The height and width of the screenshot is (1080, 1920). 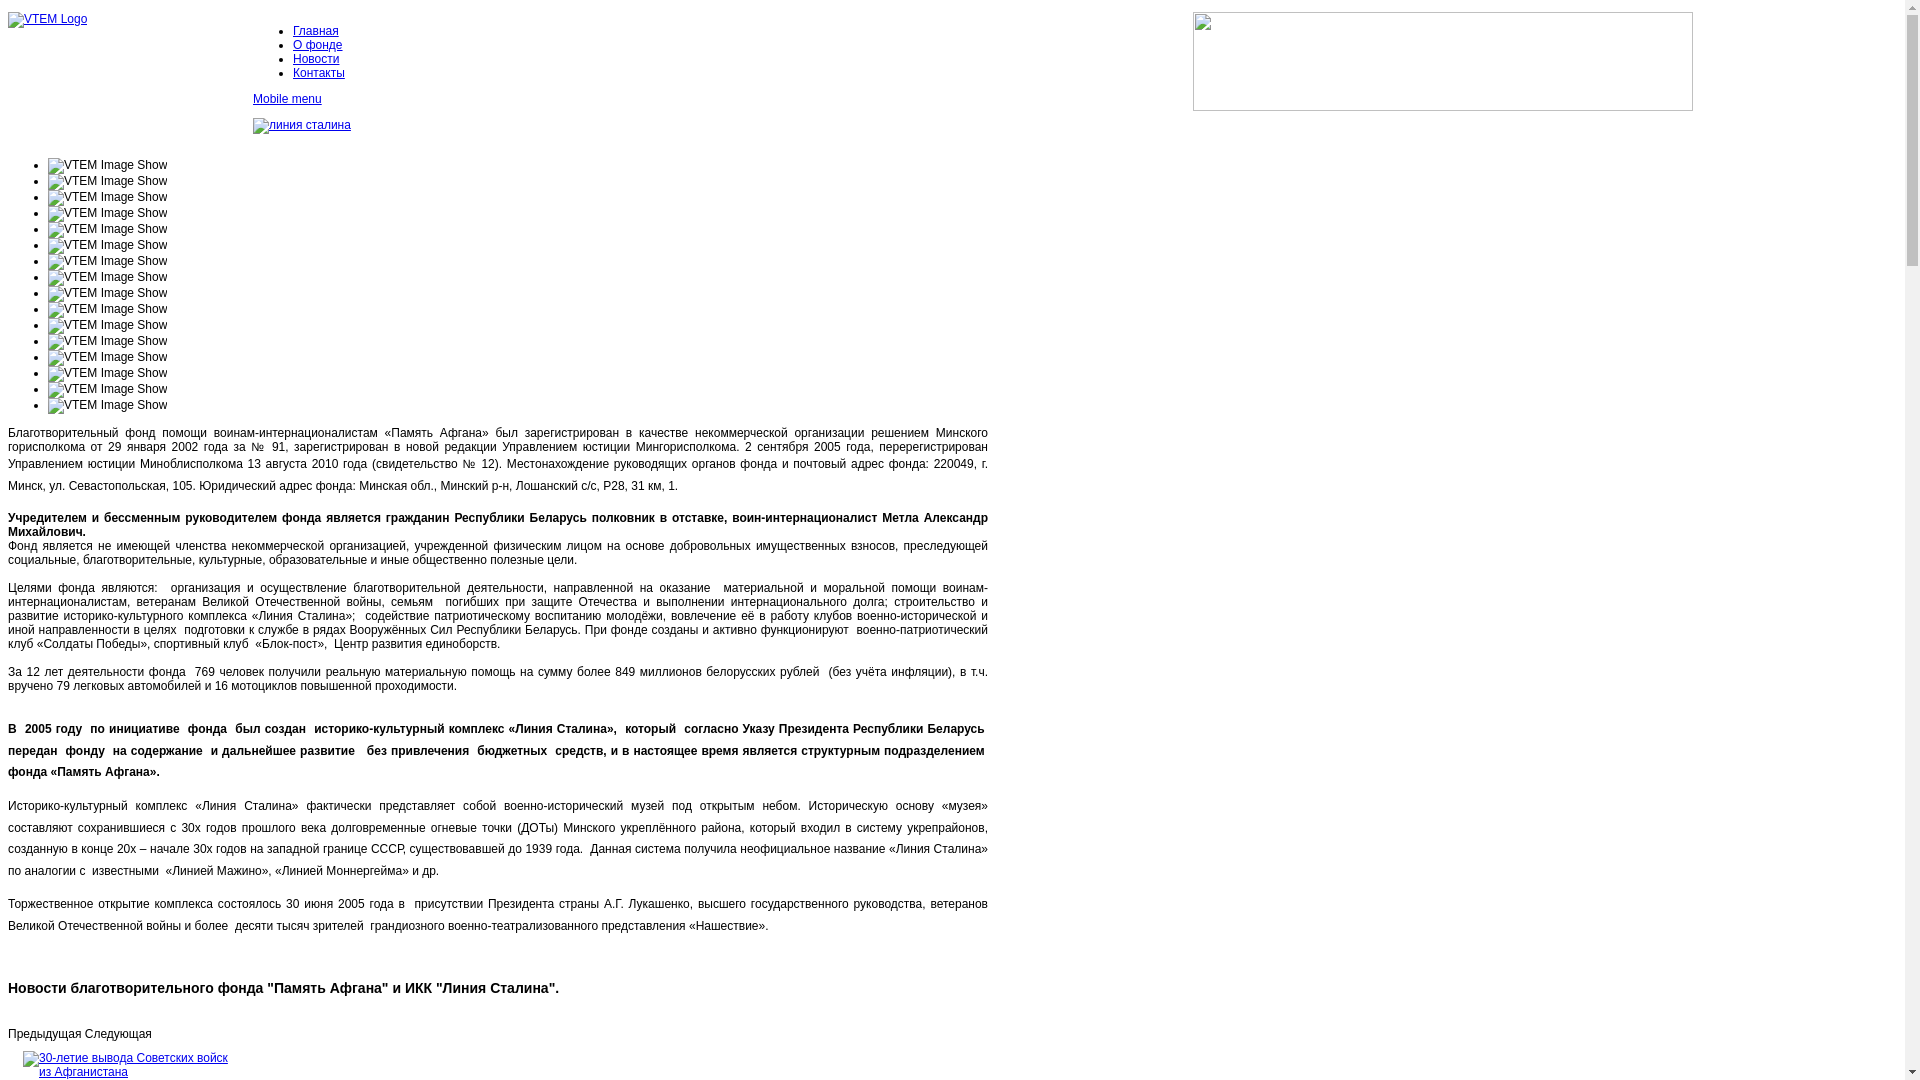 What do you see at coordinates (252, 99) in the screenshot?
I see `'Mobile menu'` at bounding box center [252, 99].